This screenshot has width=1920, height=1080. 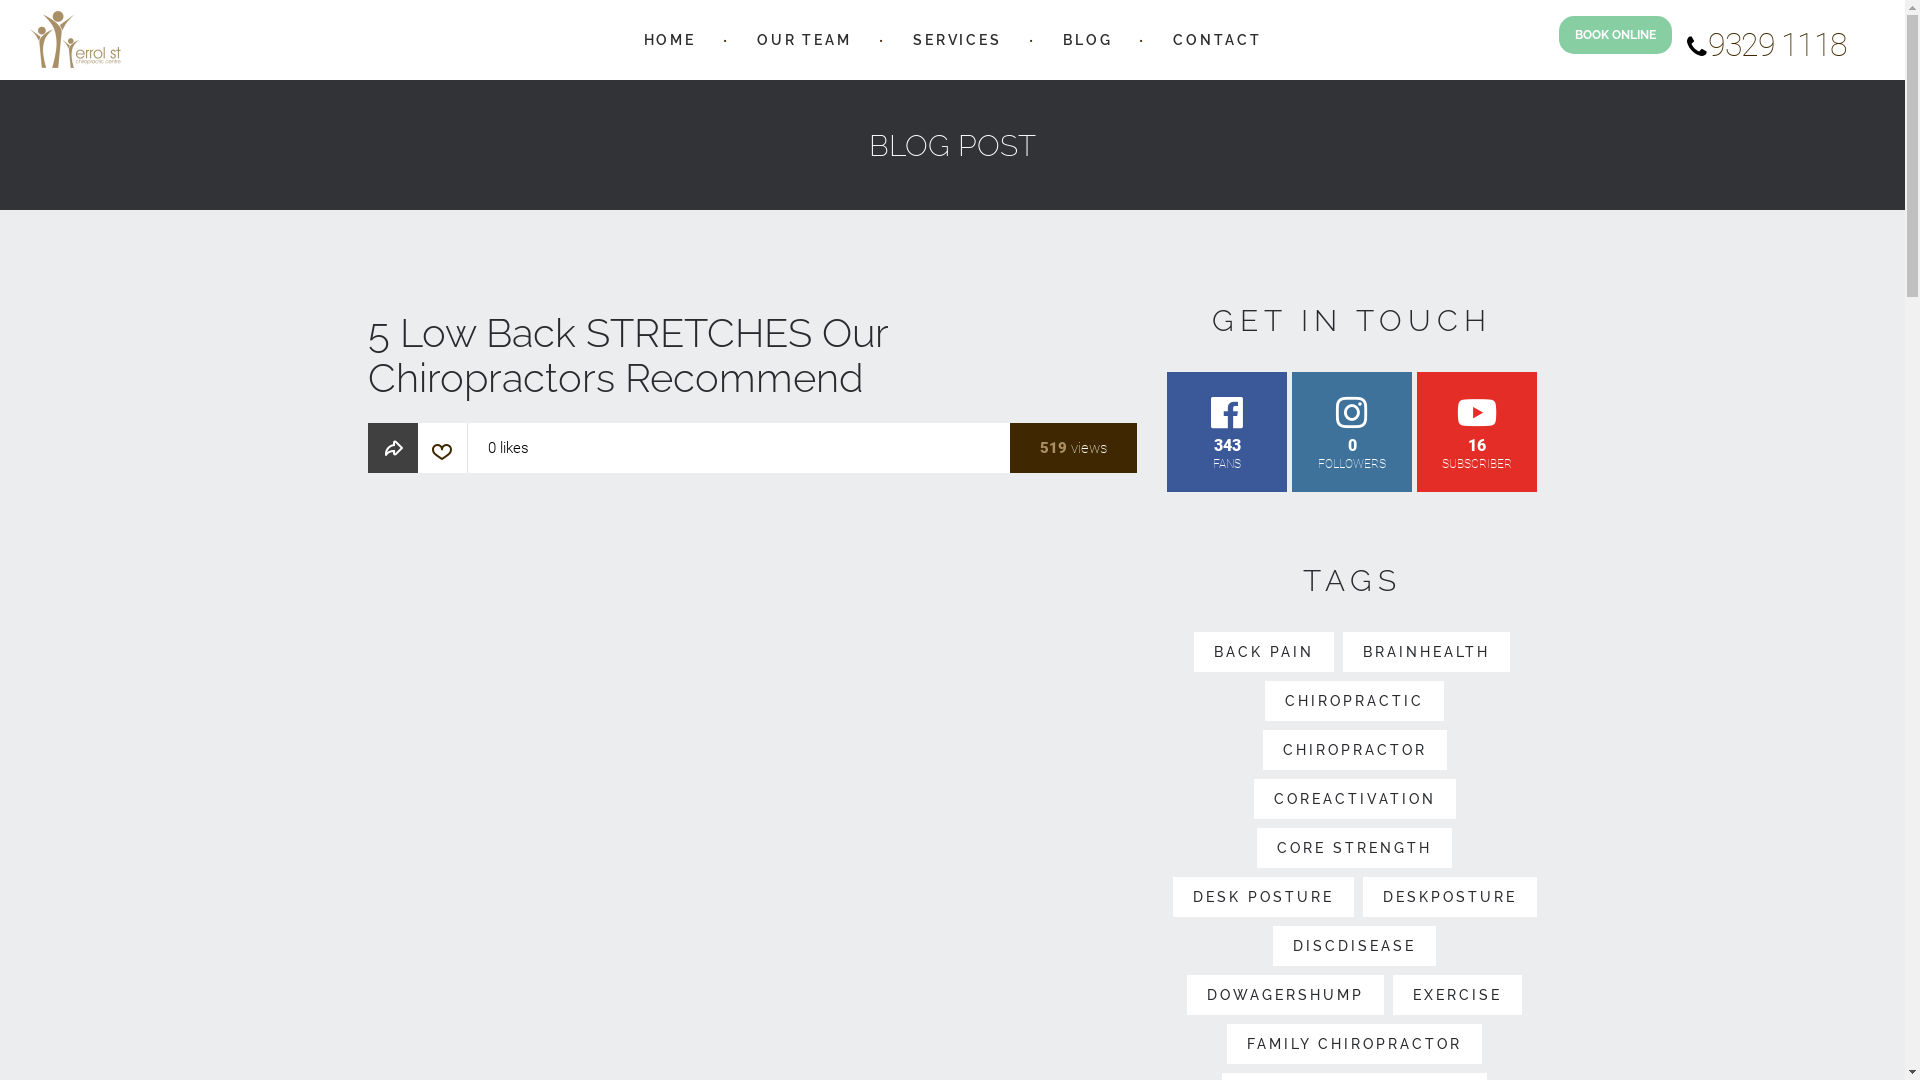 I want to click on 'FAMILY CHIROPRACTOR', so click(x=1354, y=1043).